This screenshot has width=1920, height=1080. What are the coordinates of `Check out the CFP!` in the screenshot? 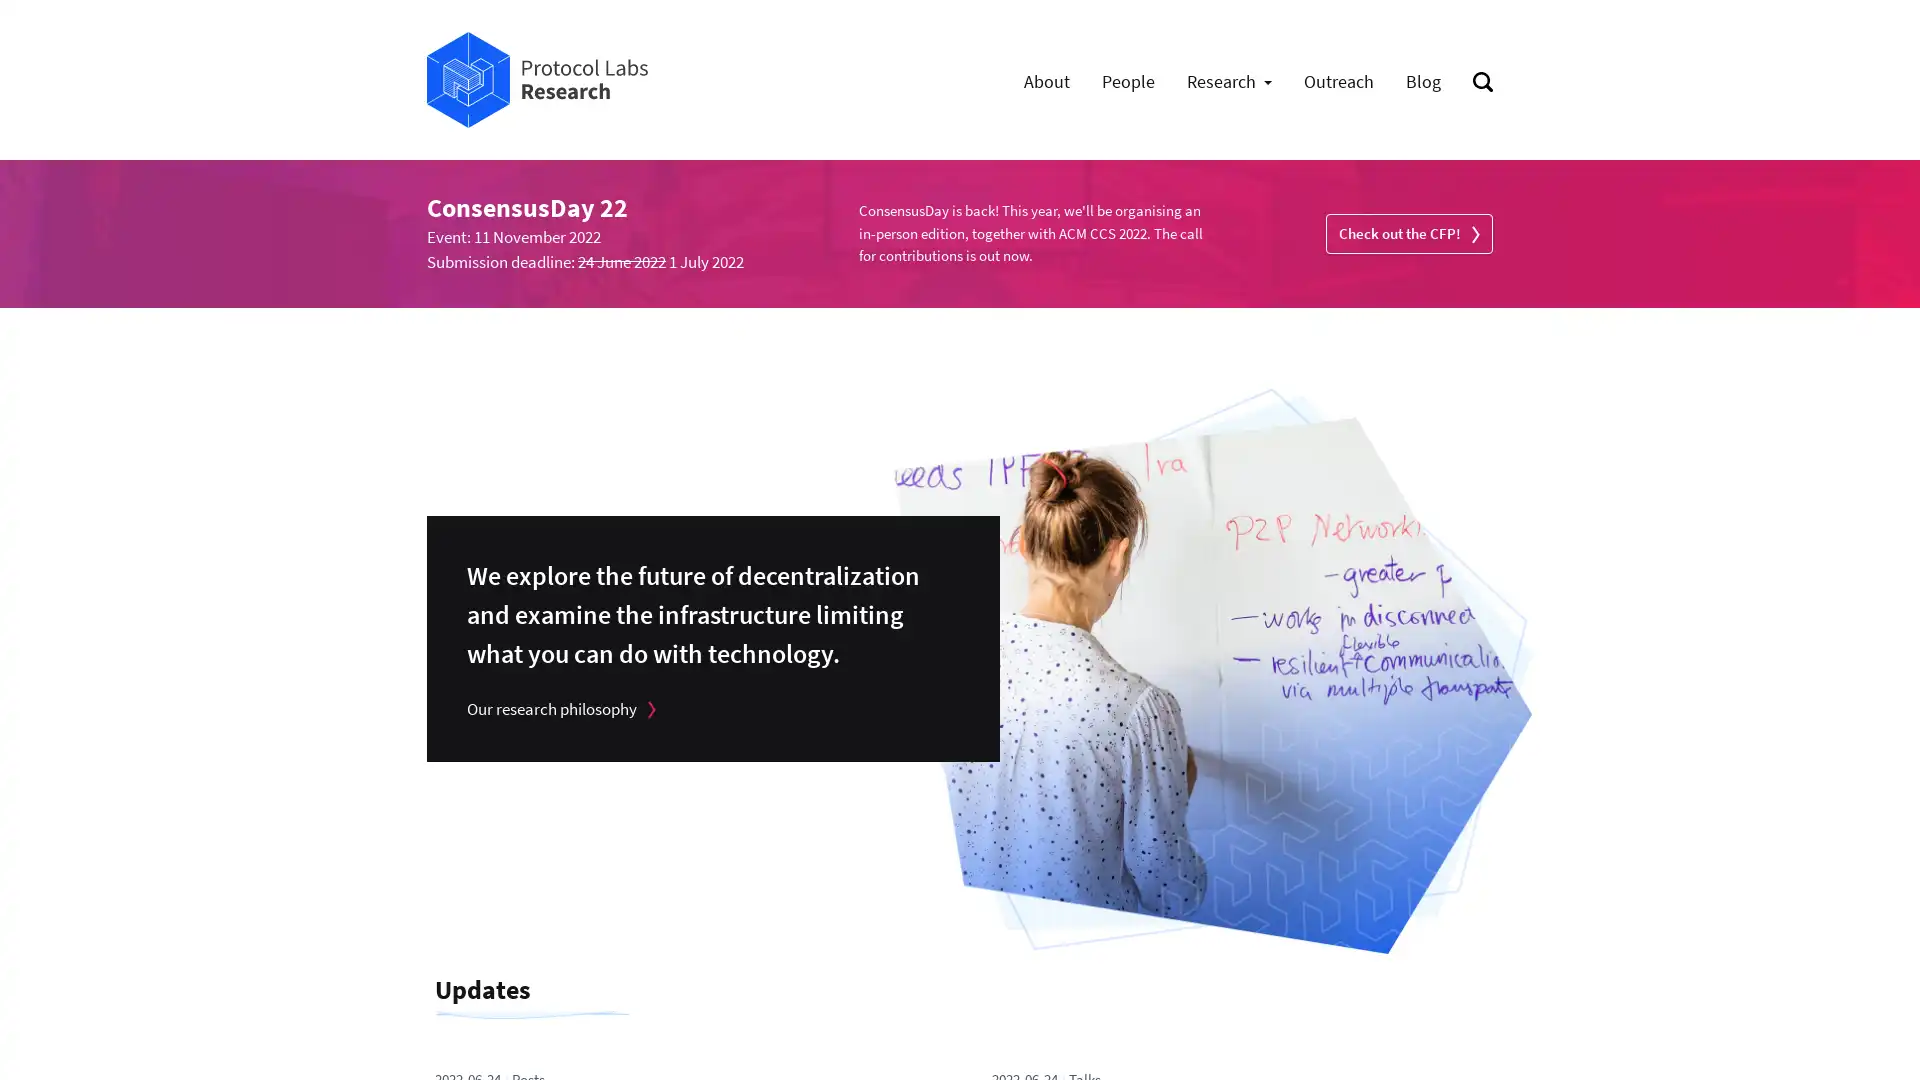 It's located at (1408, 232).